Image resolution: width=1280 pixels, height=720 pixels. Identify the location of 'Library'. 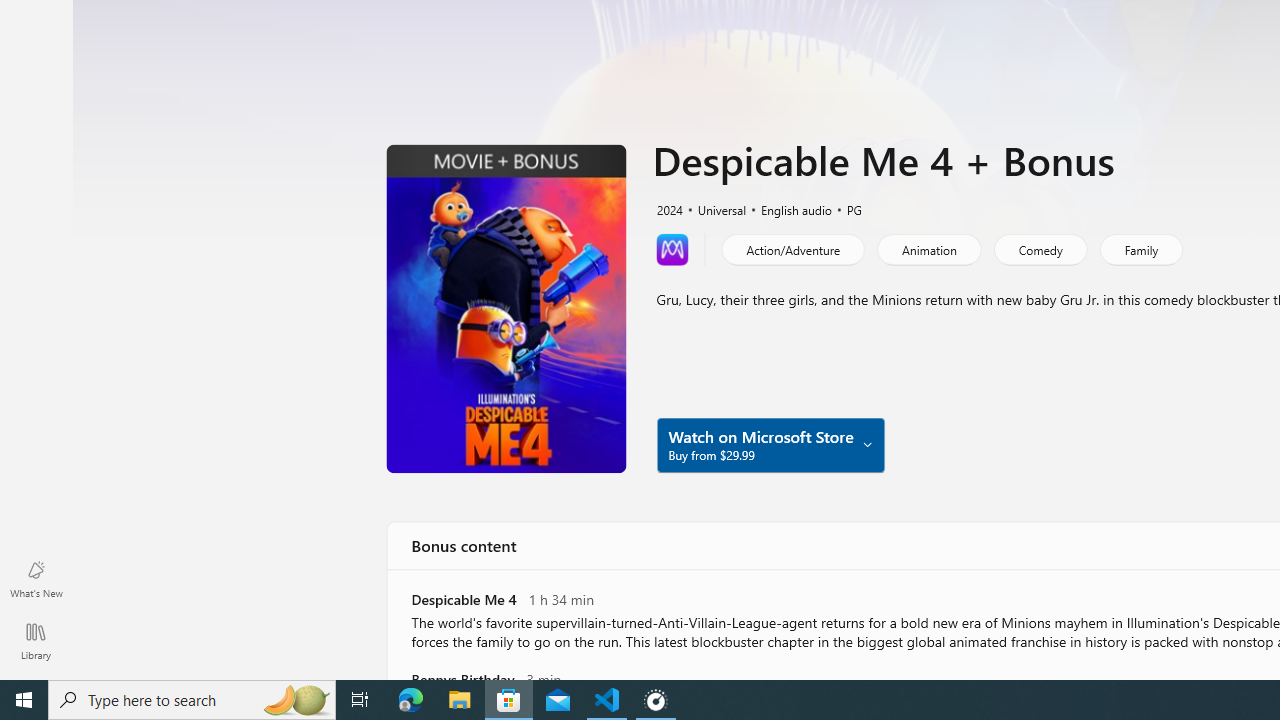
(35, 640).